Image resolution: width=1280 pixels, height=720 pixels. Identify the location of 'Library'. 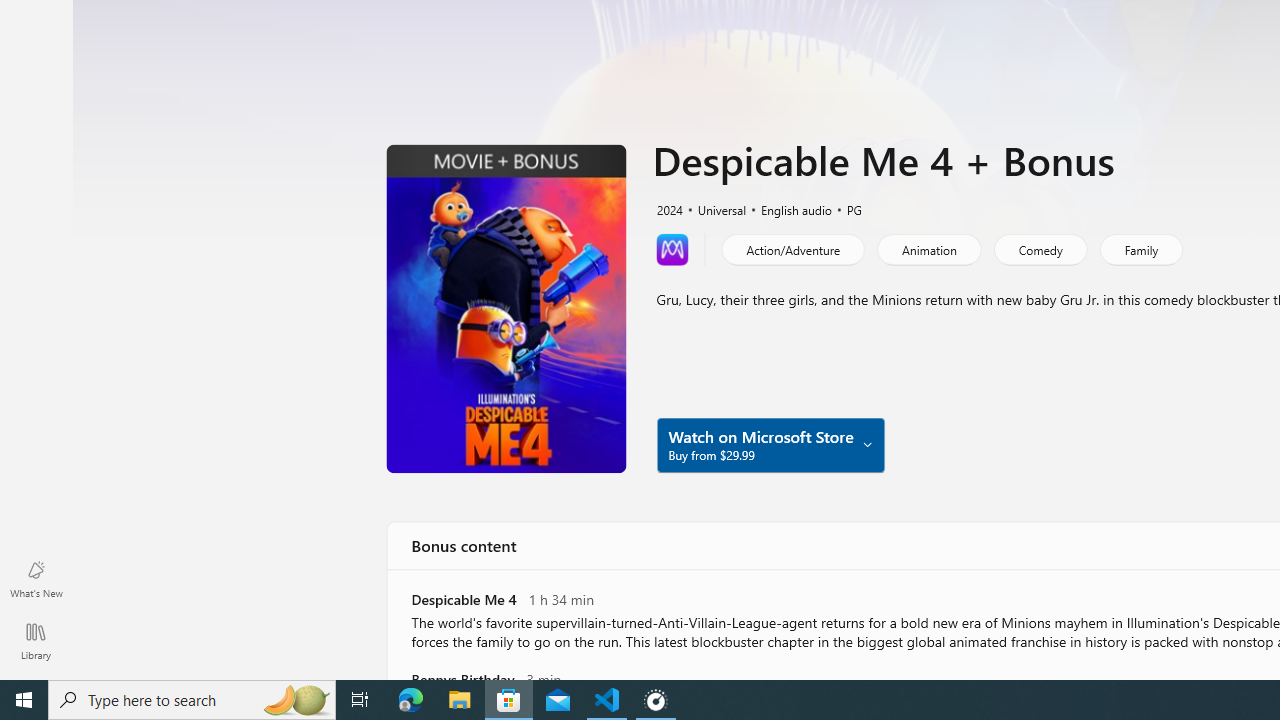
(35, 640).